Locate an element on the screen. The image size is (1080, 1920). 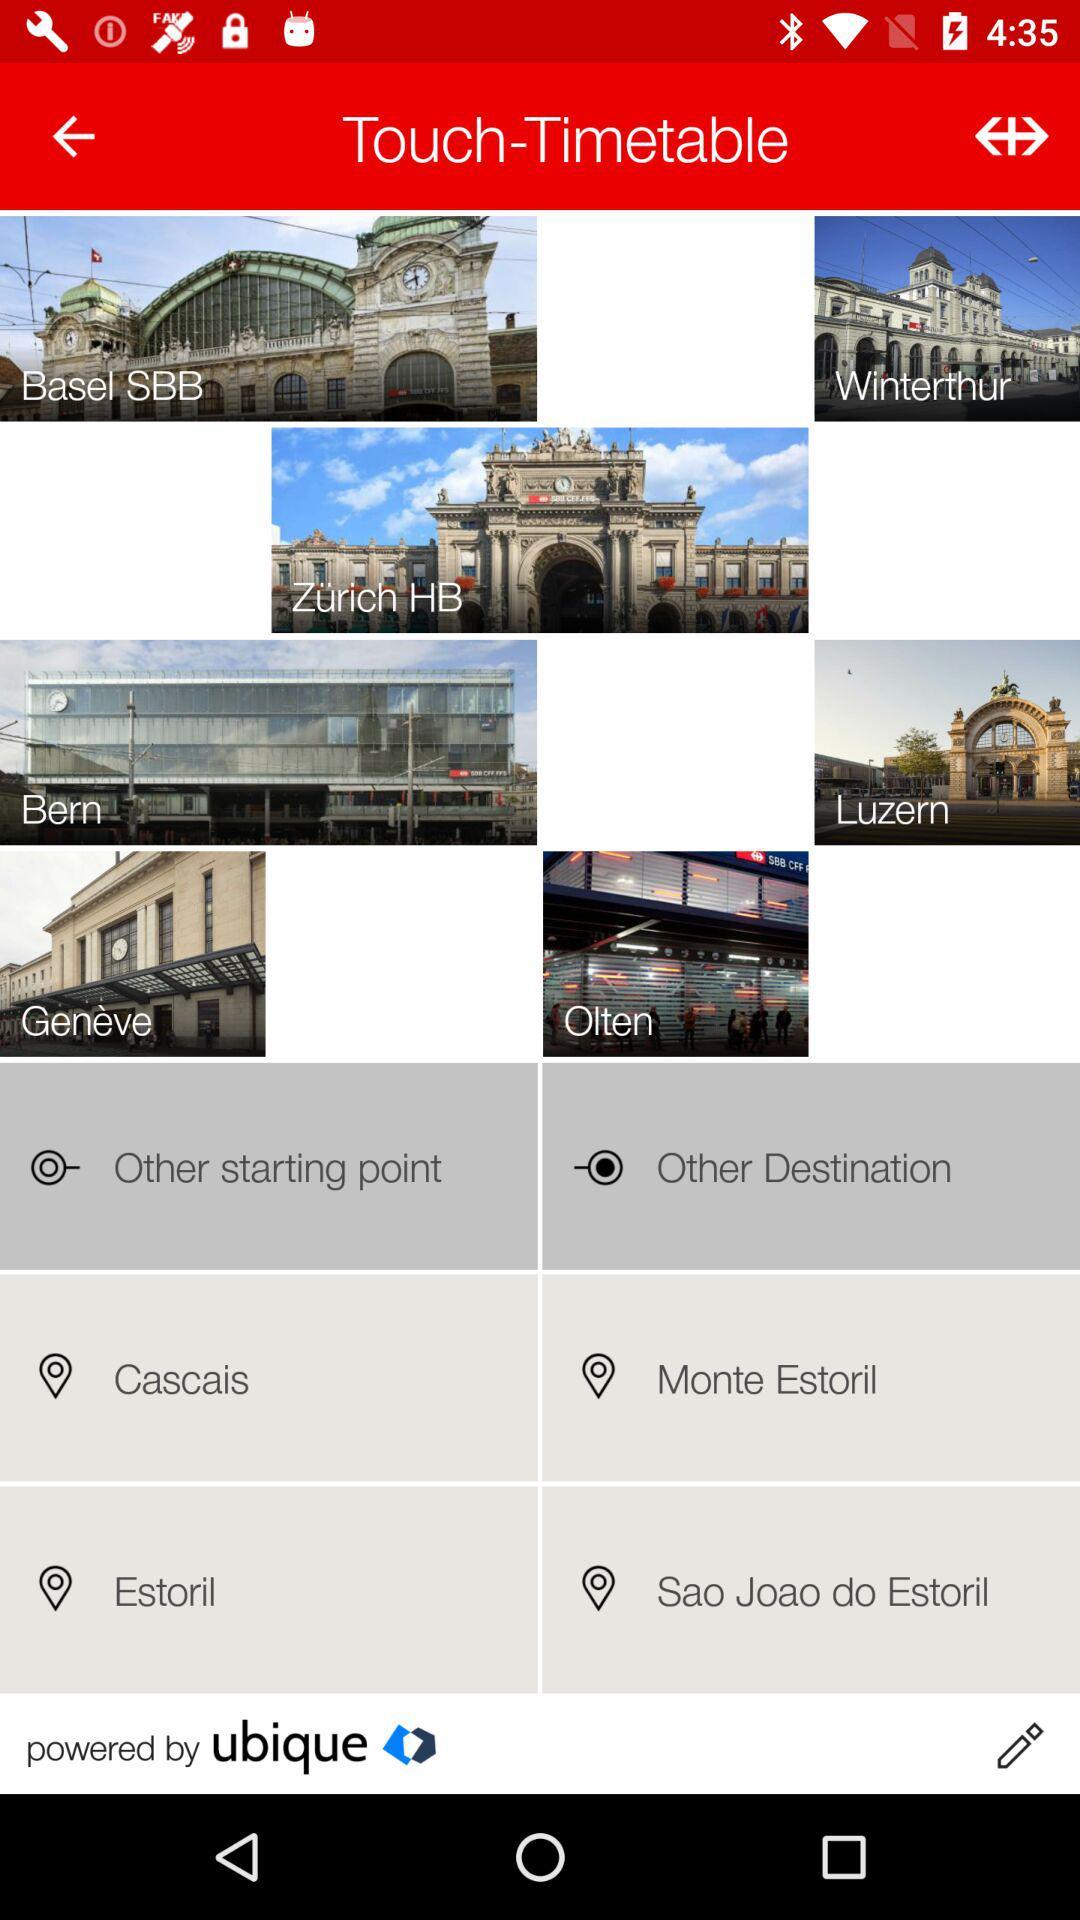
written is located at coordinates (1019, 1745).